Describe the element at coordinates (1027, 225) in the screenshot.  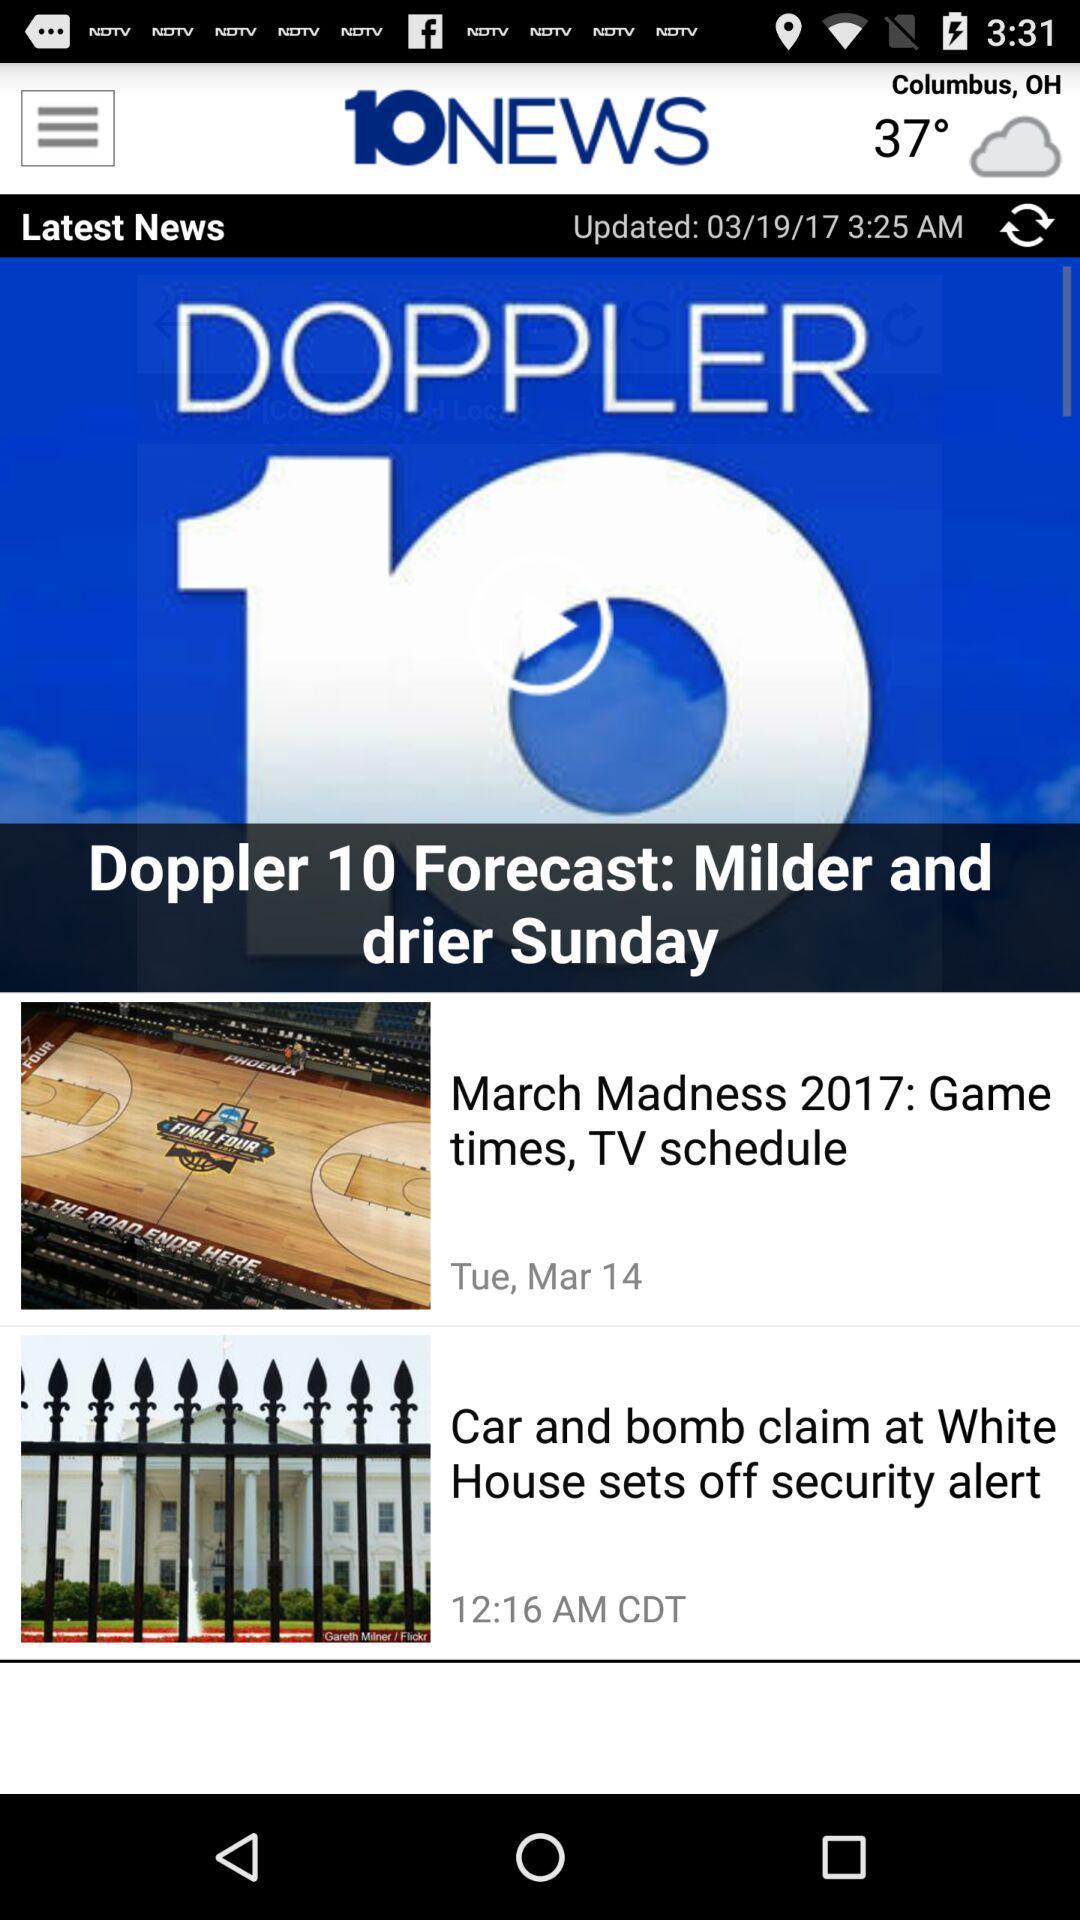
I see `the app next to updated 03 19 icon` at that location.